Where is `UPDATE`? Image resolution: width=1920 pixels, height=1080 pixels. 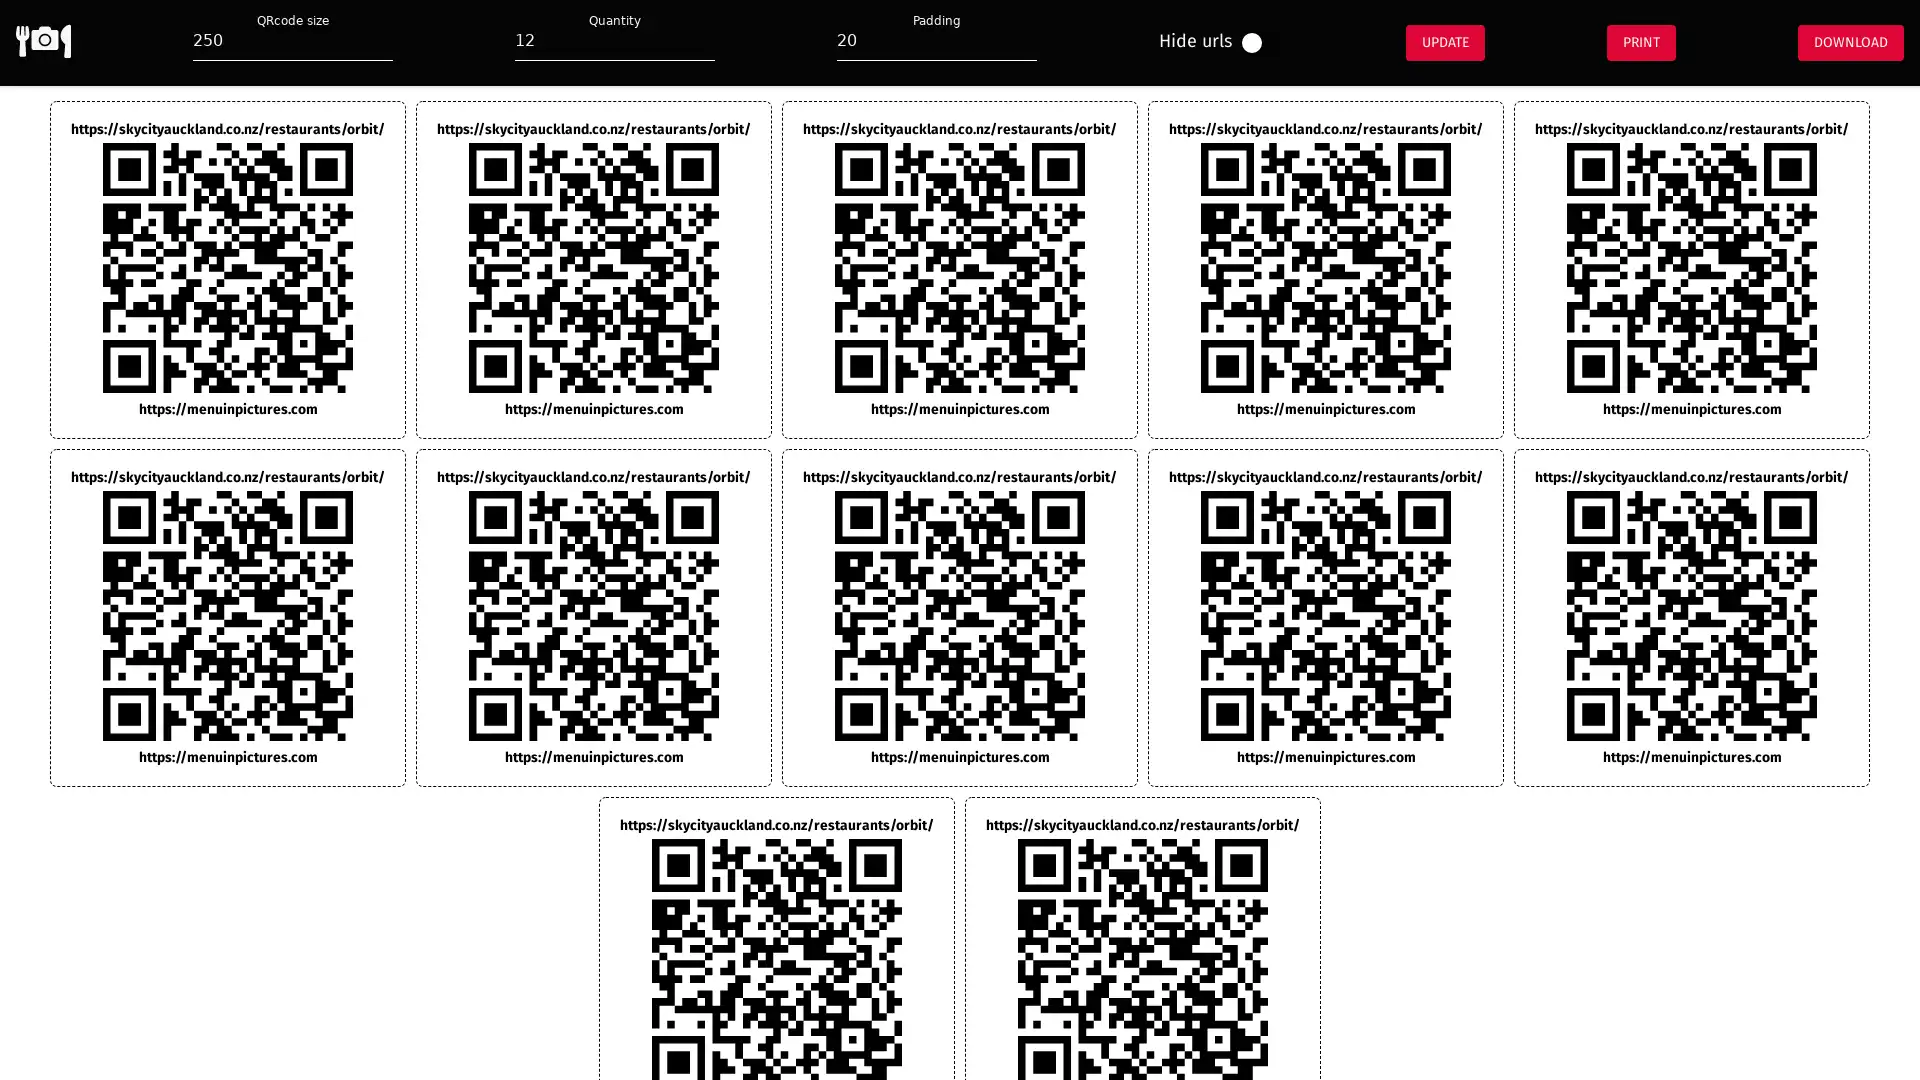
UPDATE is located at coordinates (1444, 42).